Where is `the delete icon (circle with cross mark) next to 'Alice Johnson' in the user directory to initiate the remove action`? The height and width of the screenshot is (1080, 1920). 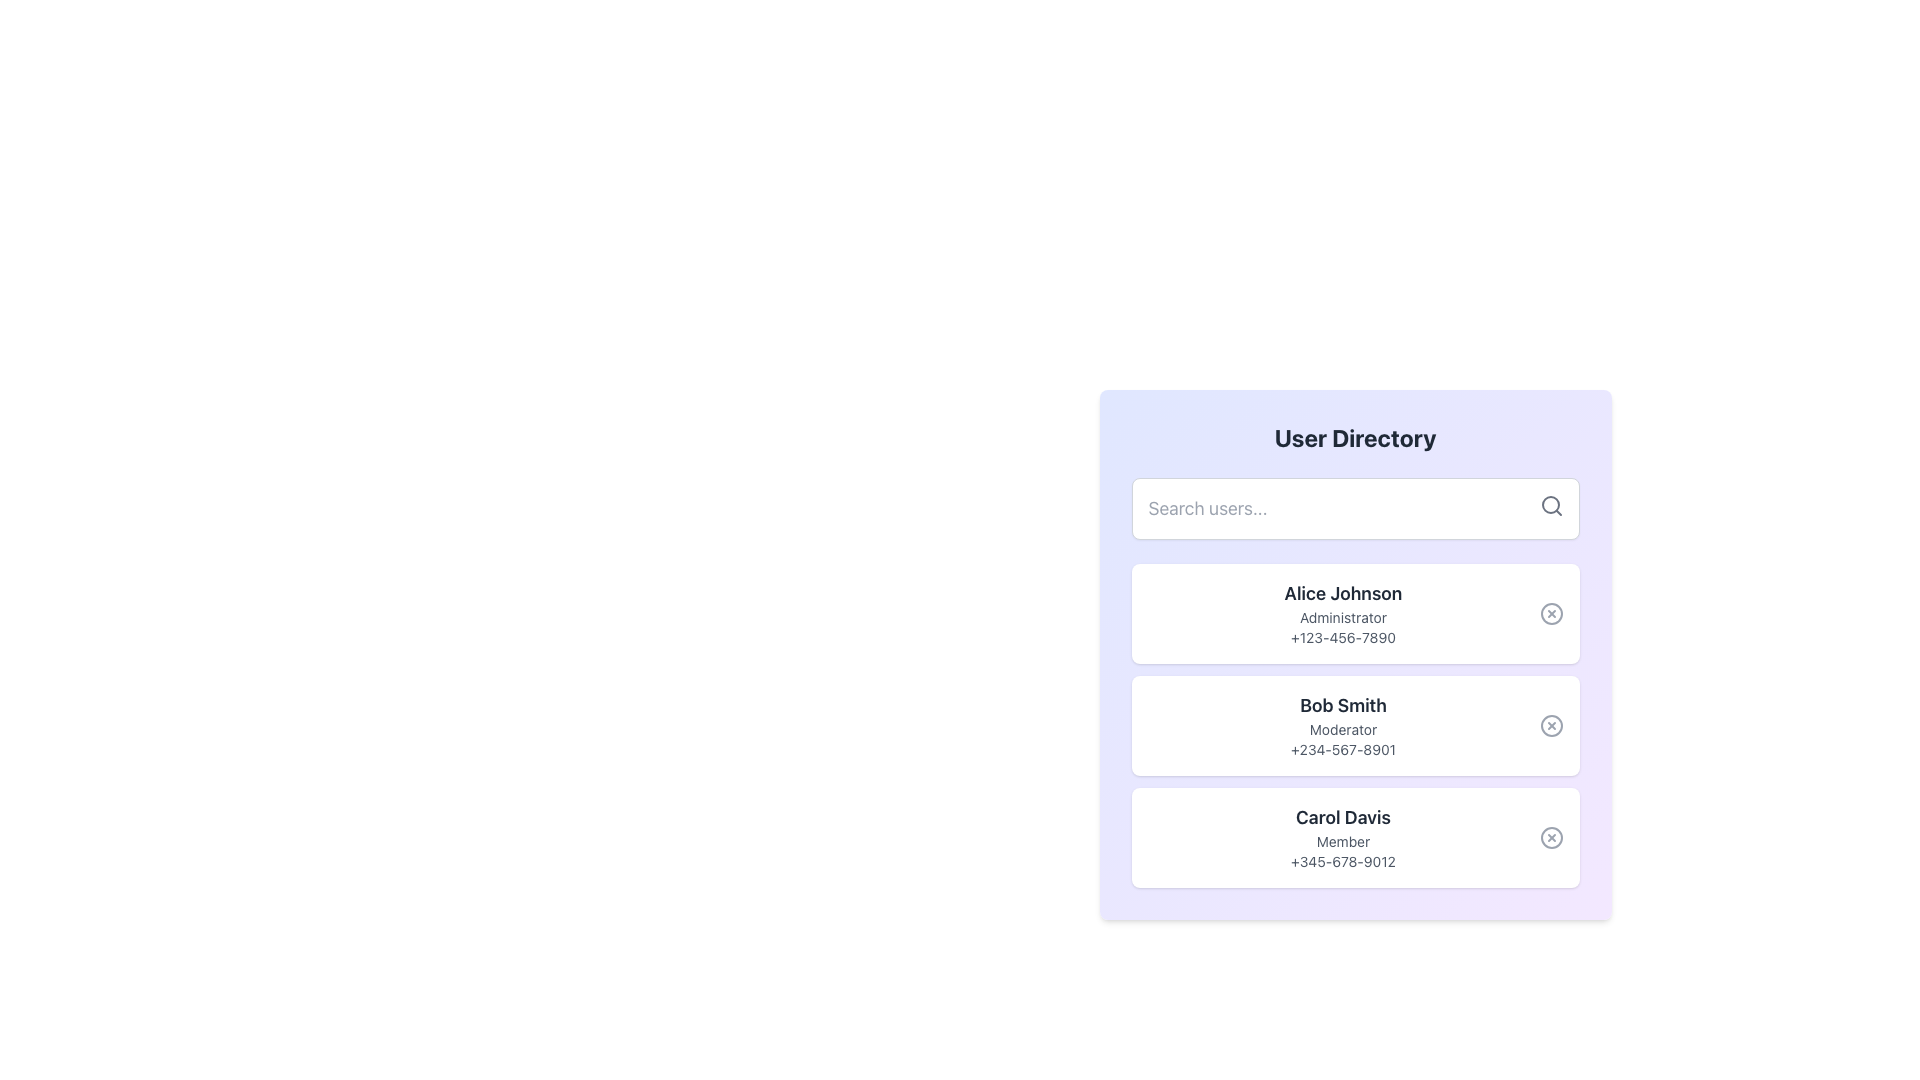
the delete icon (circle with cross mark) next to 'Alice Johnson' in the user directory to initiate the remove action is located at coordinates (1550, 612).